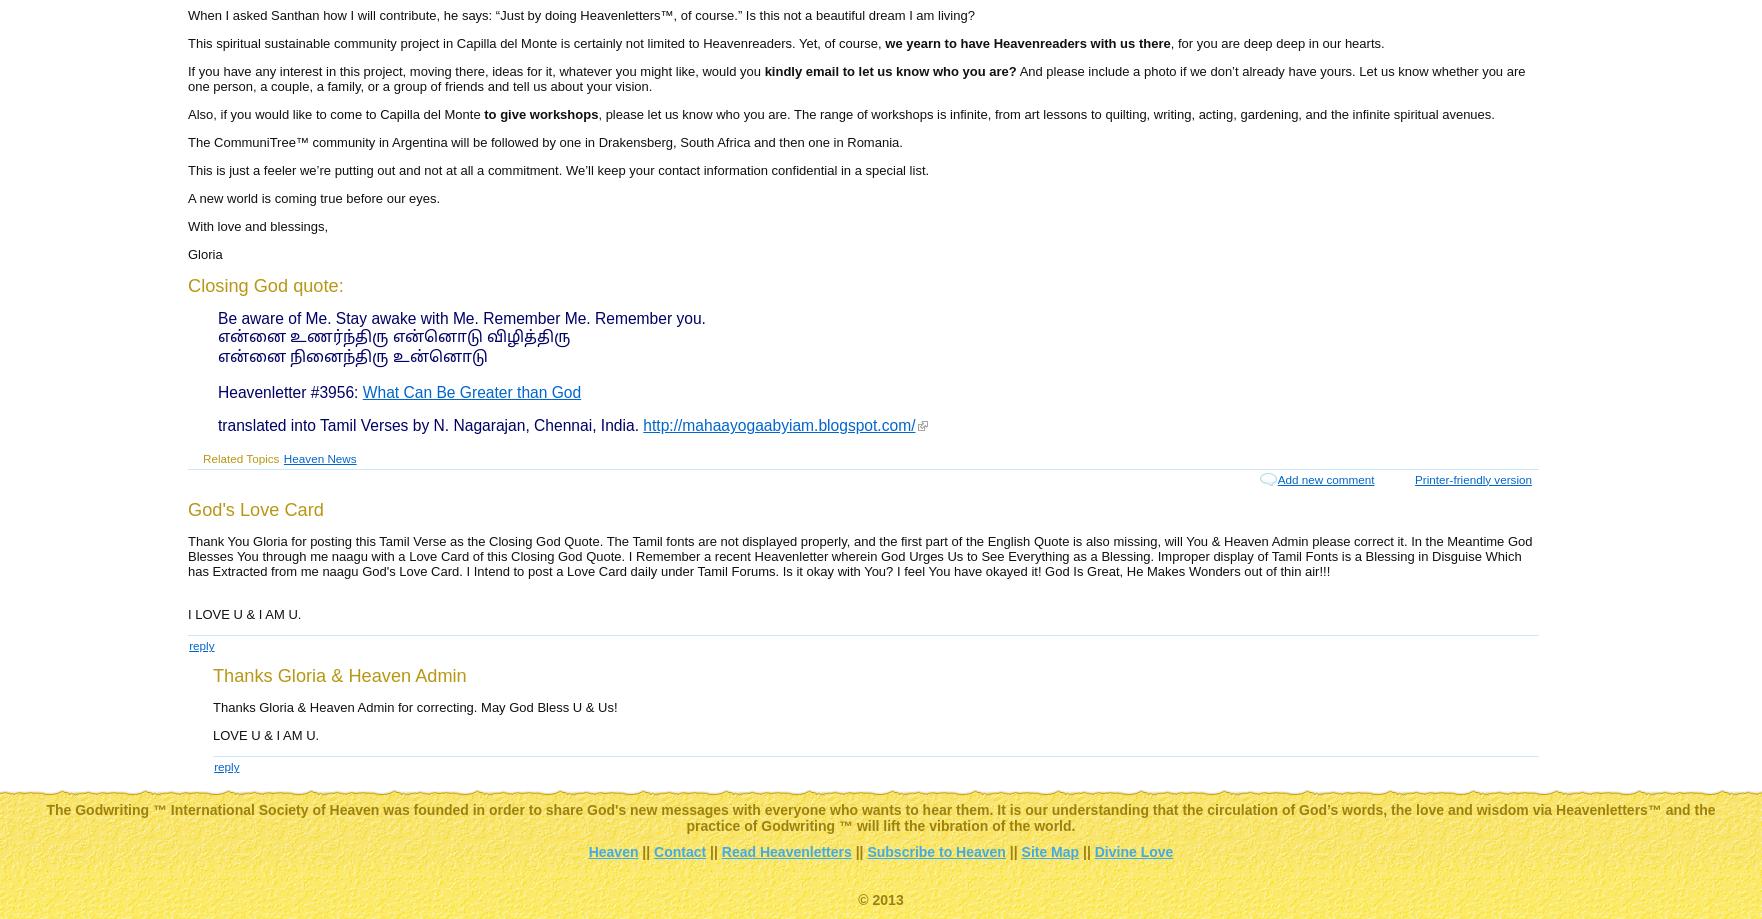  What do you see at coordinates (855, 78) in the screenshot?
I see `'And please include a photo if we don’t already have yours. Let us know whether you are one person, a couple, a family, or a group of friends and tell us about your vision.'` at bounding box center [855, 78].